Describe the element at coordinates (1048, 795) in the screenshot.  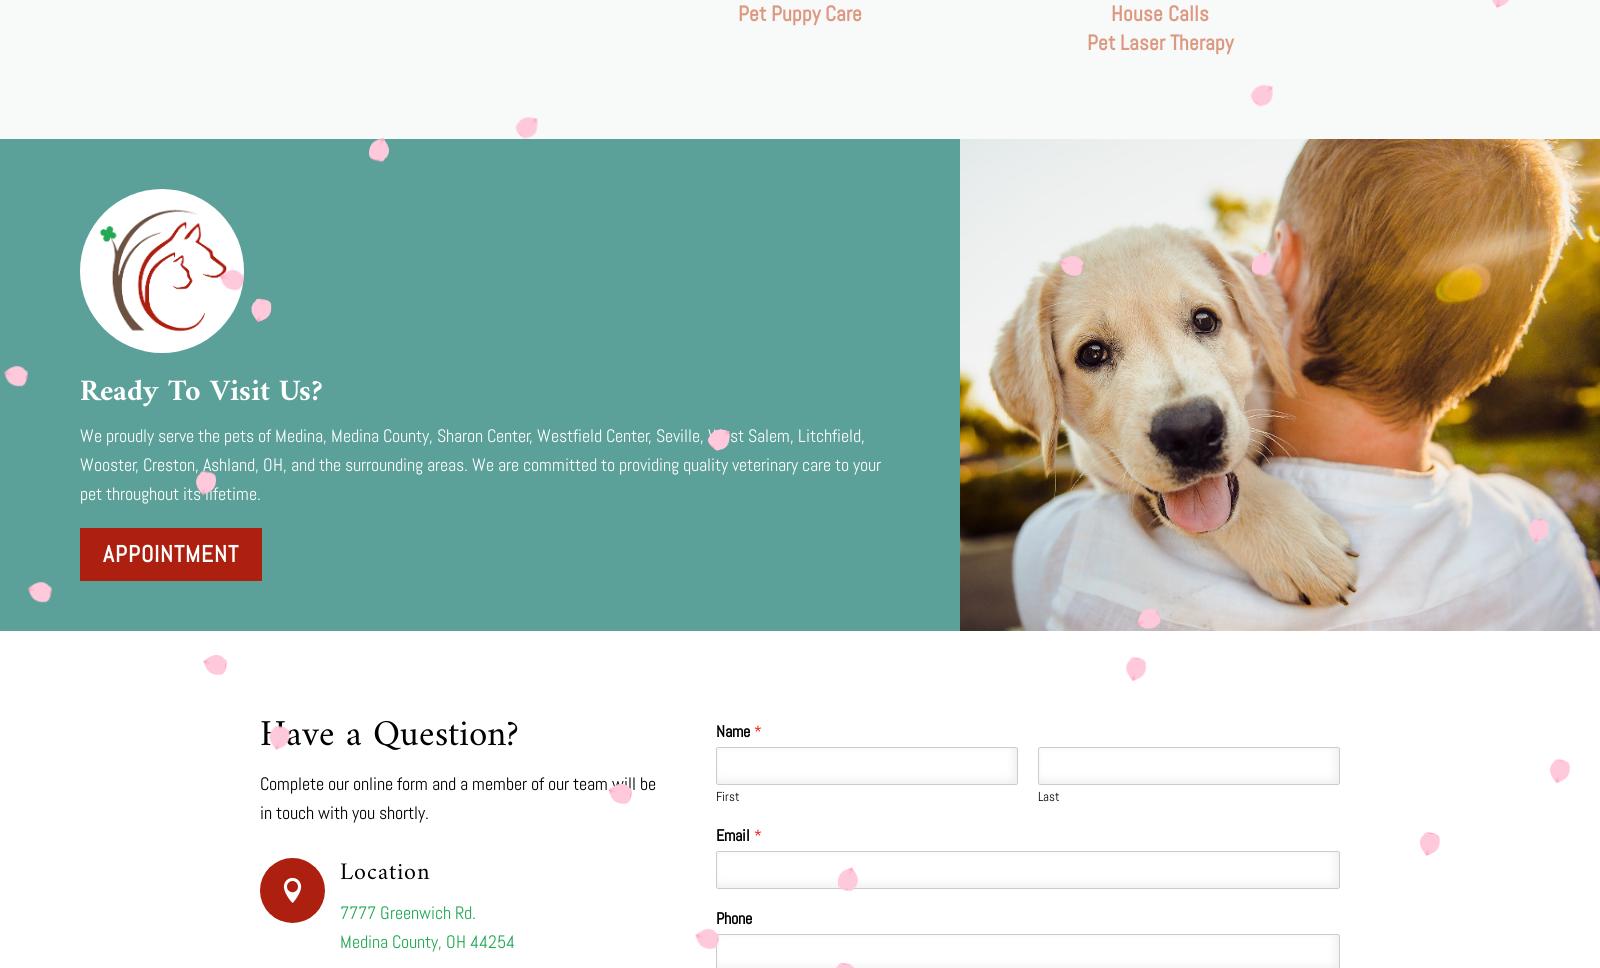
I see `'Last'` at that location.